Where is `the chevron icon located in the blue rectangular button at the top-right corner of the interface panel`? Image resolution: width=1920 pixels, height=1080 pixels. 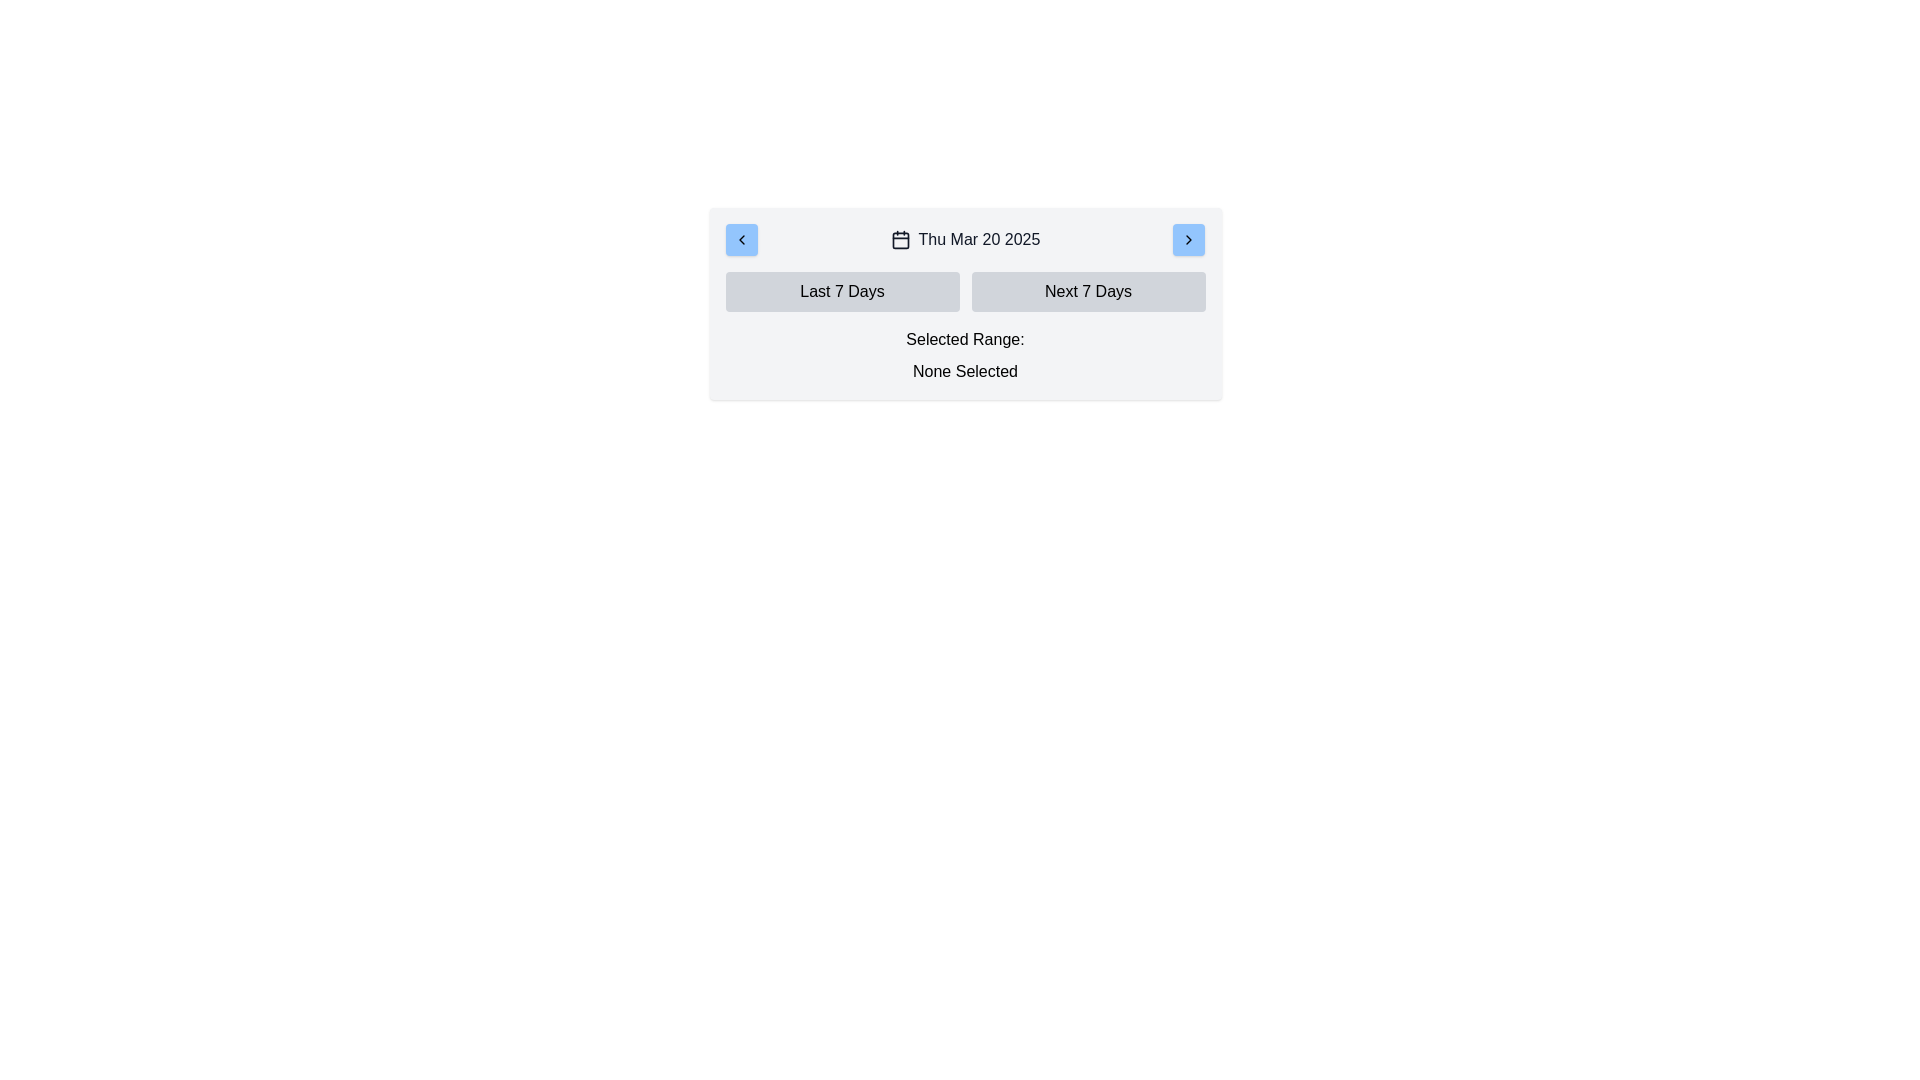
the chevron icon located in the blue rectangular button at the top-right corner of the interface panel is located at coordinates (1189, 238).